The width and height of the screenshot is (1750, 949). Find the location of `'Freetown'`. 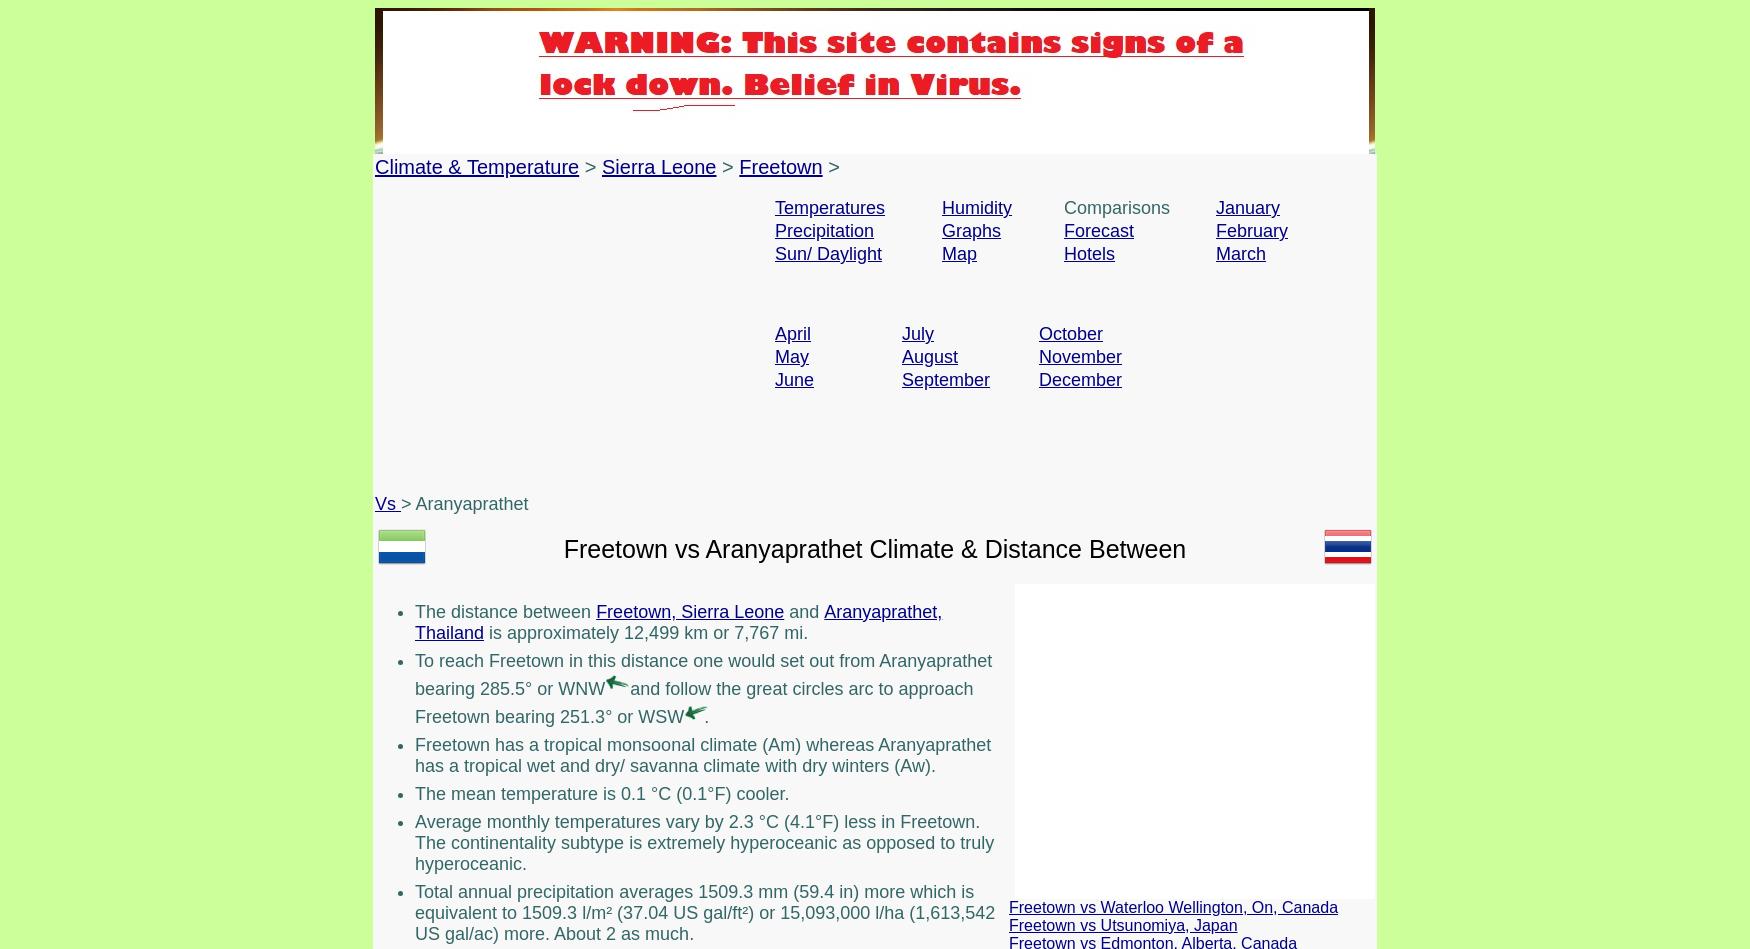

'Freetown' is located at coordinates (739, 166).